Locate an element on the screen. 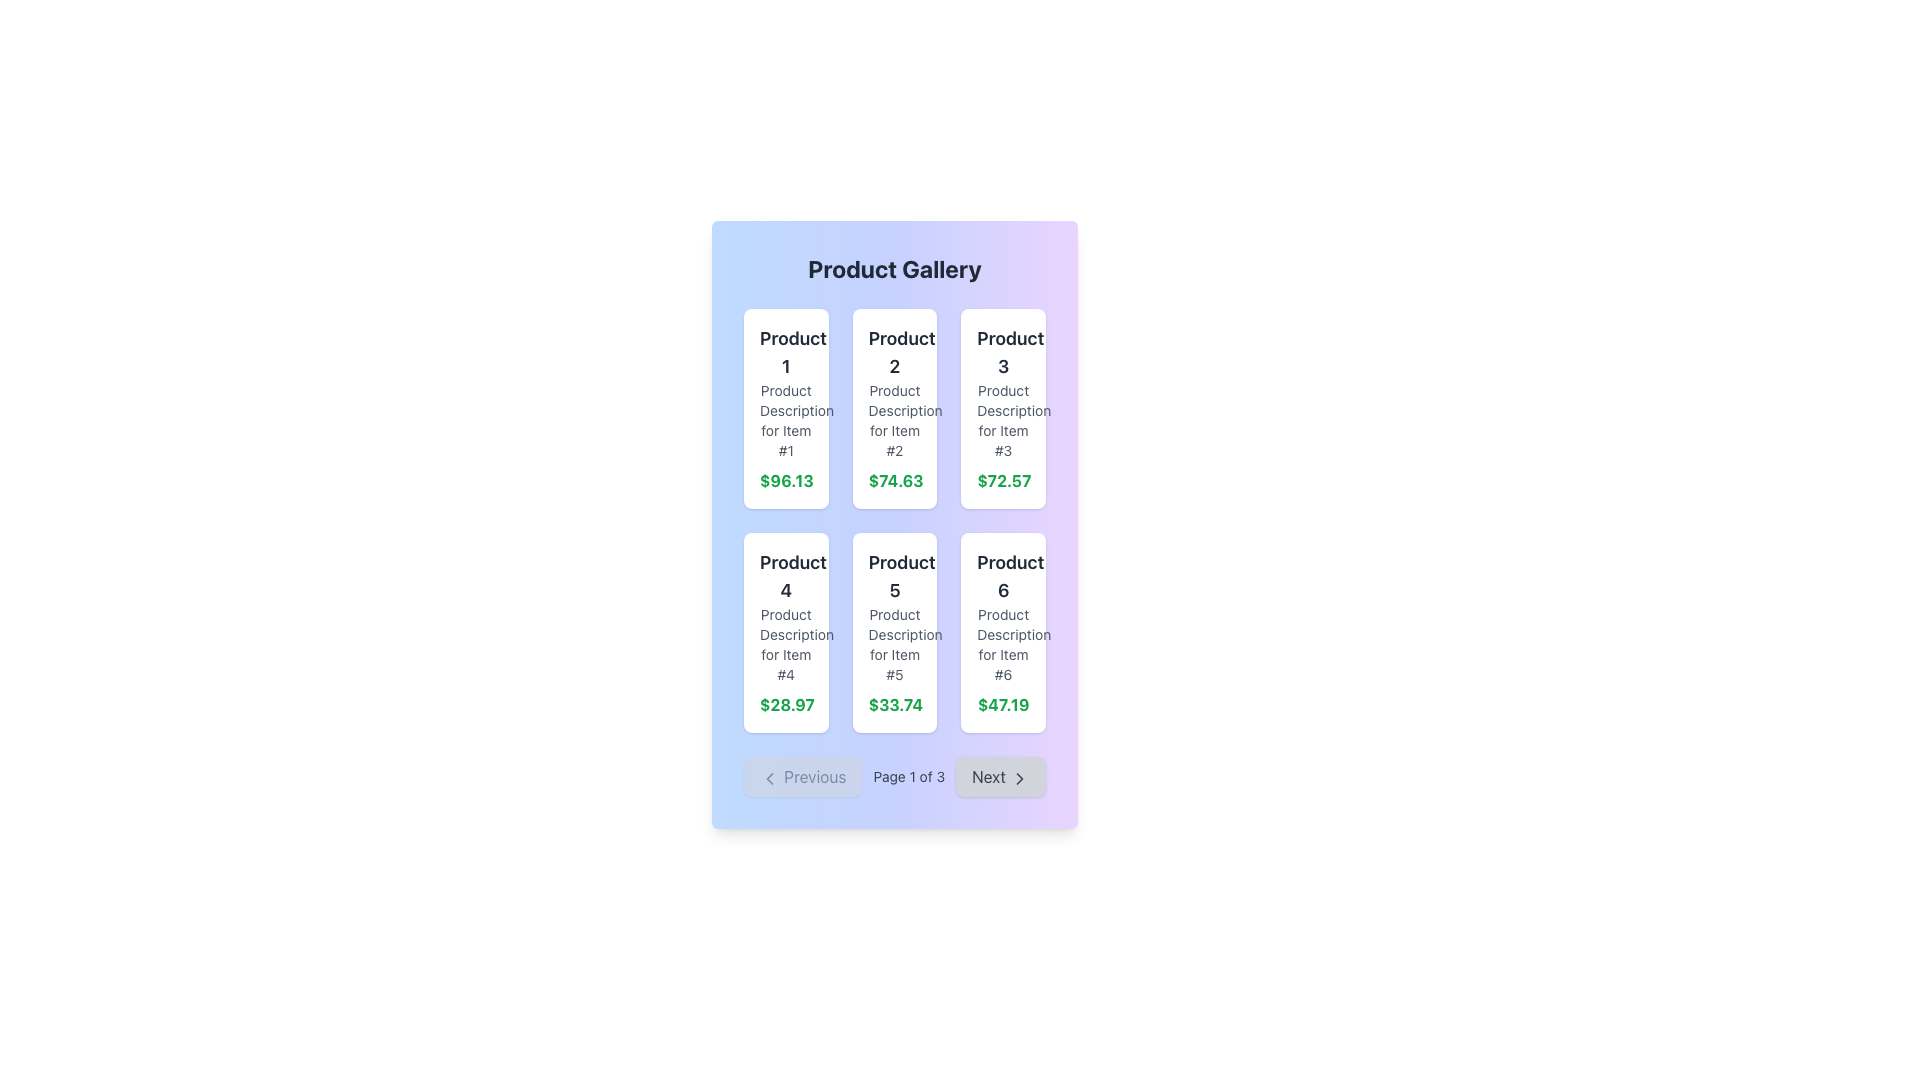 The height and width of the screenshot is (1080, 1920). the text block displaying 'Product Description for Item #4', which is styled with a smaller font size and gray color, located beneath the title 'Product 4' and above the price '$28.97' is located at coordinates (785, 644).